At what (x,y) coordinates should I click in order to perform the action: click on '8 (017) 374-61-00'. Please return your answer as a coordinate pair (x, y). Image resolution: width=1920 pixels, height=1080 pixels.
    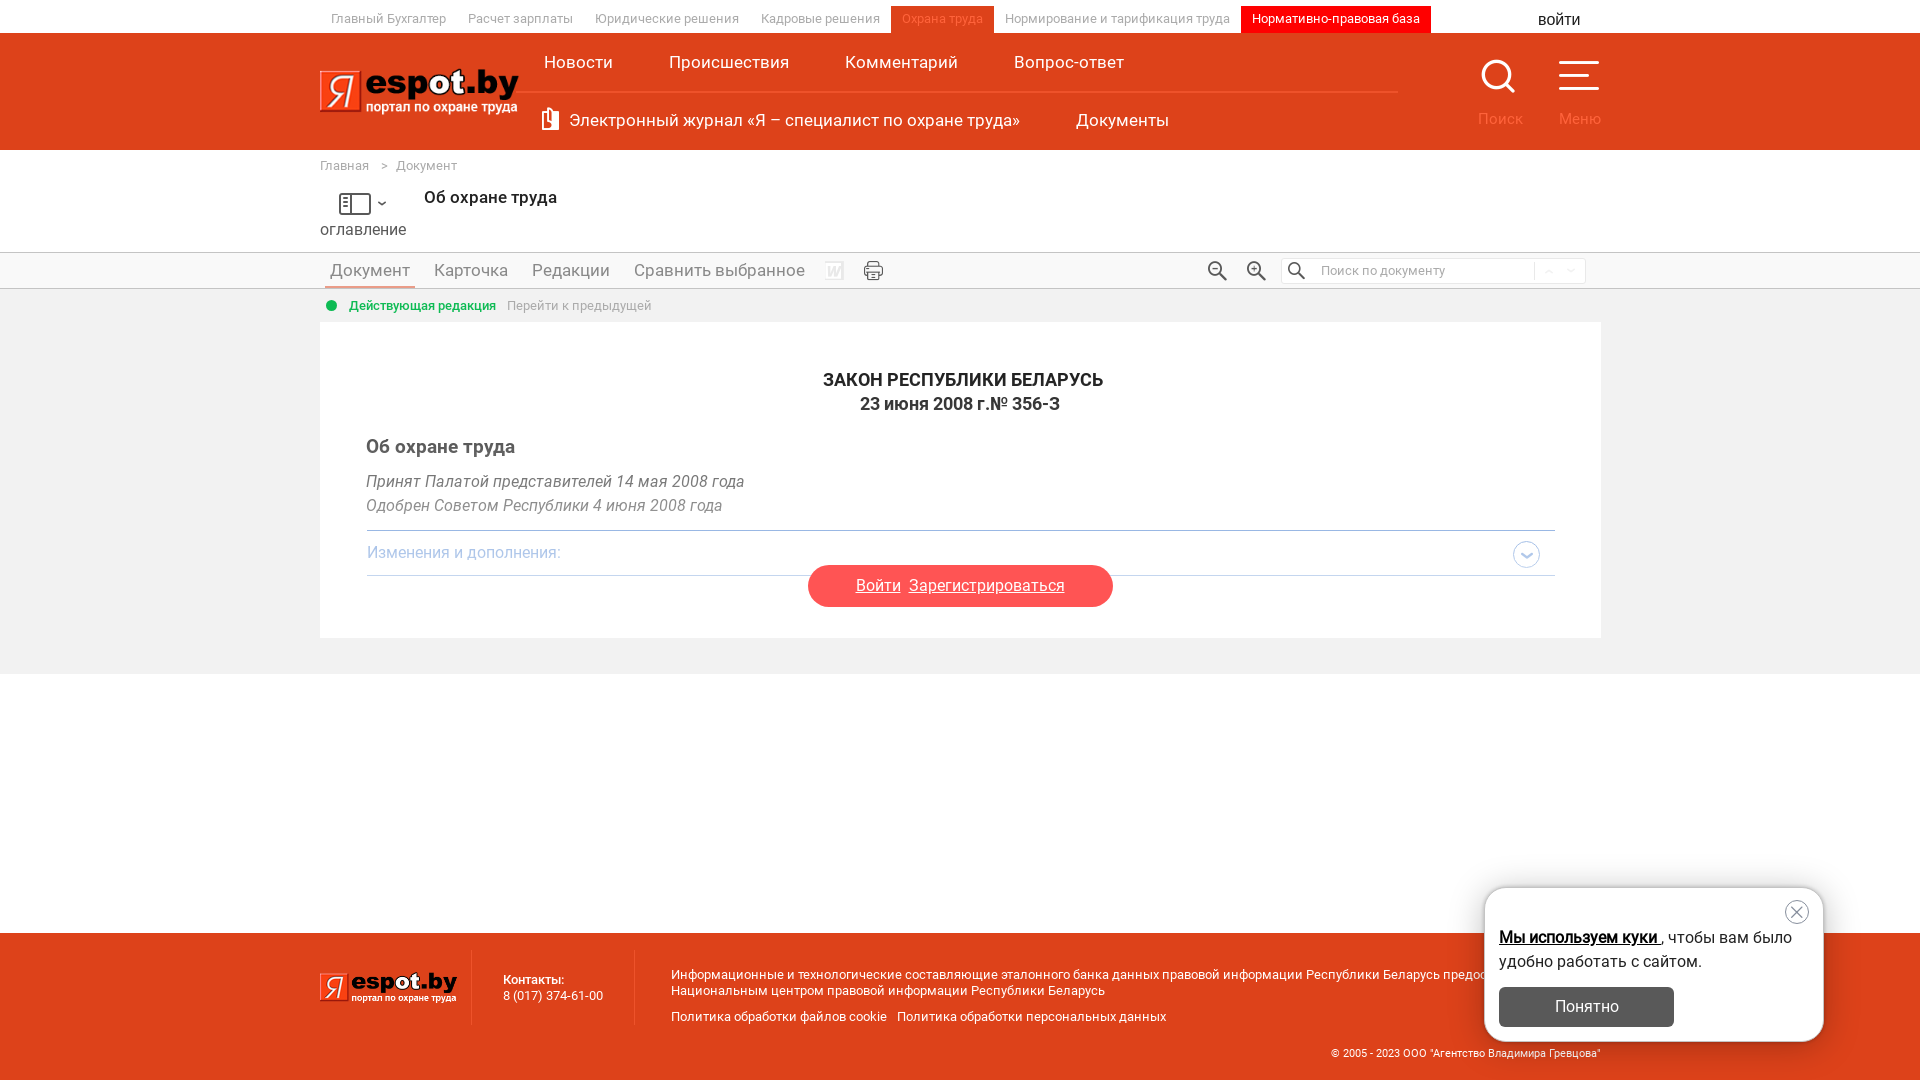
    Looking at the image, I should click on (552, 995).